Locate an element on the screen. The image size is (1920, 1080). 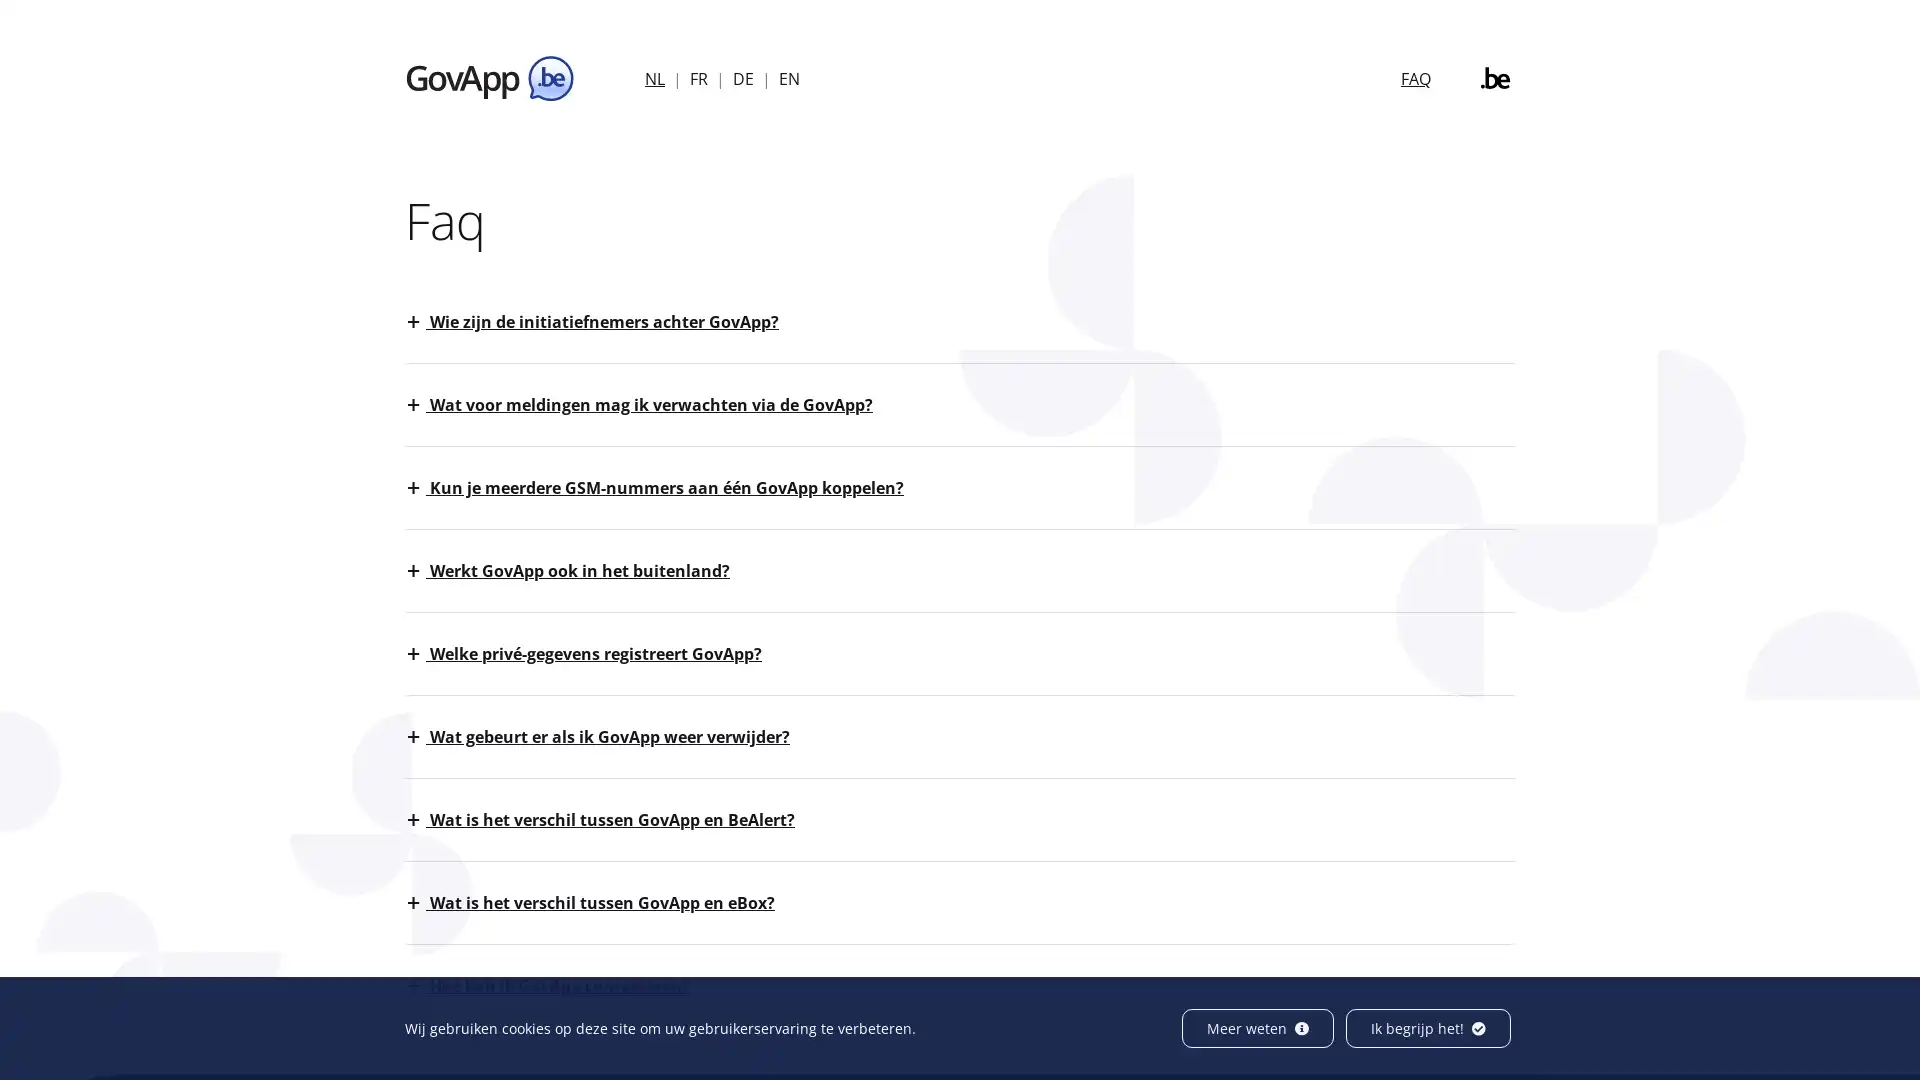
+ Wat voor meldingen mag ik verwachten via de GovApp? is located at coordinates (651, 405).